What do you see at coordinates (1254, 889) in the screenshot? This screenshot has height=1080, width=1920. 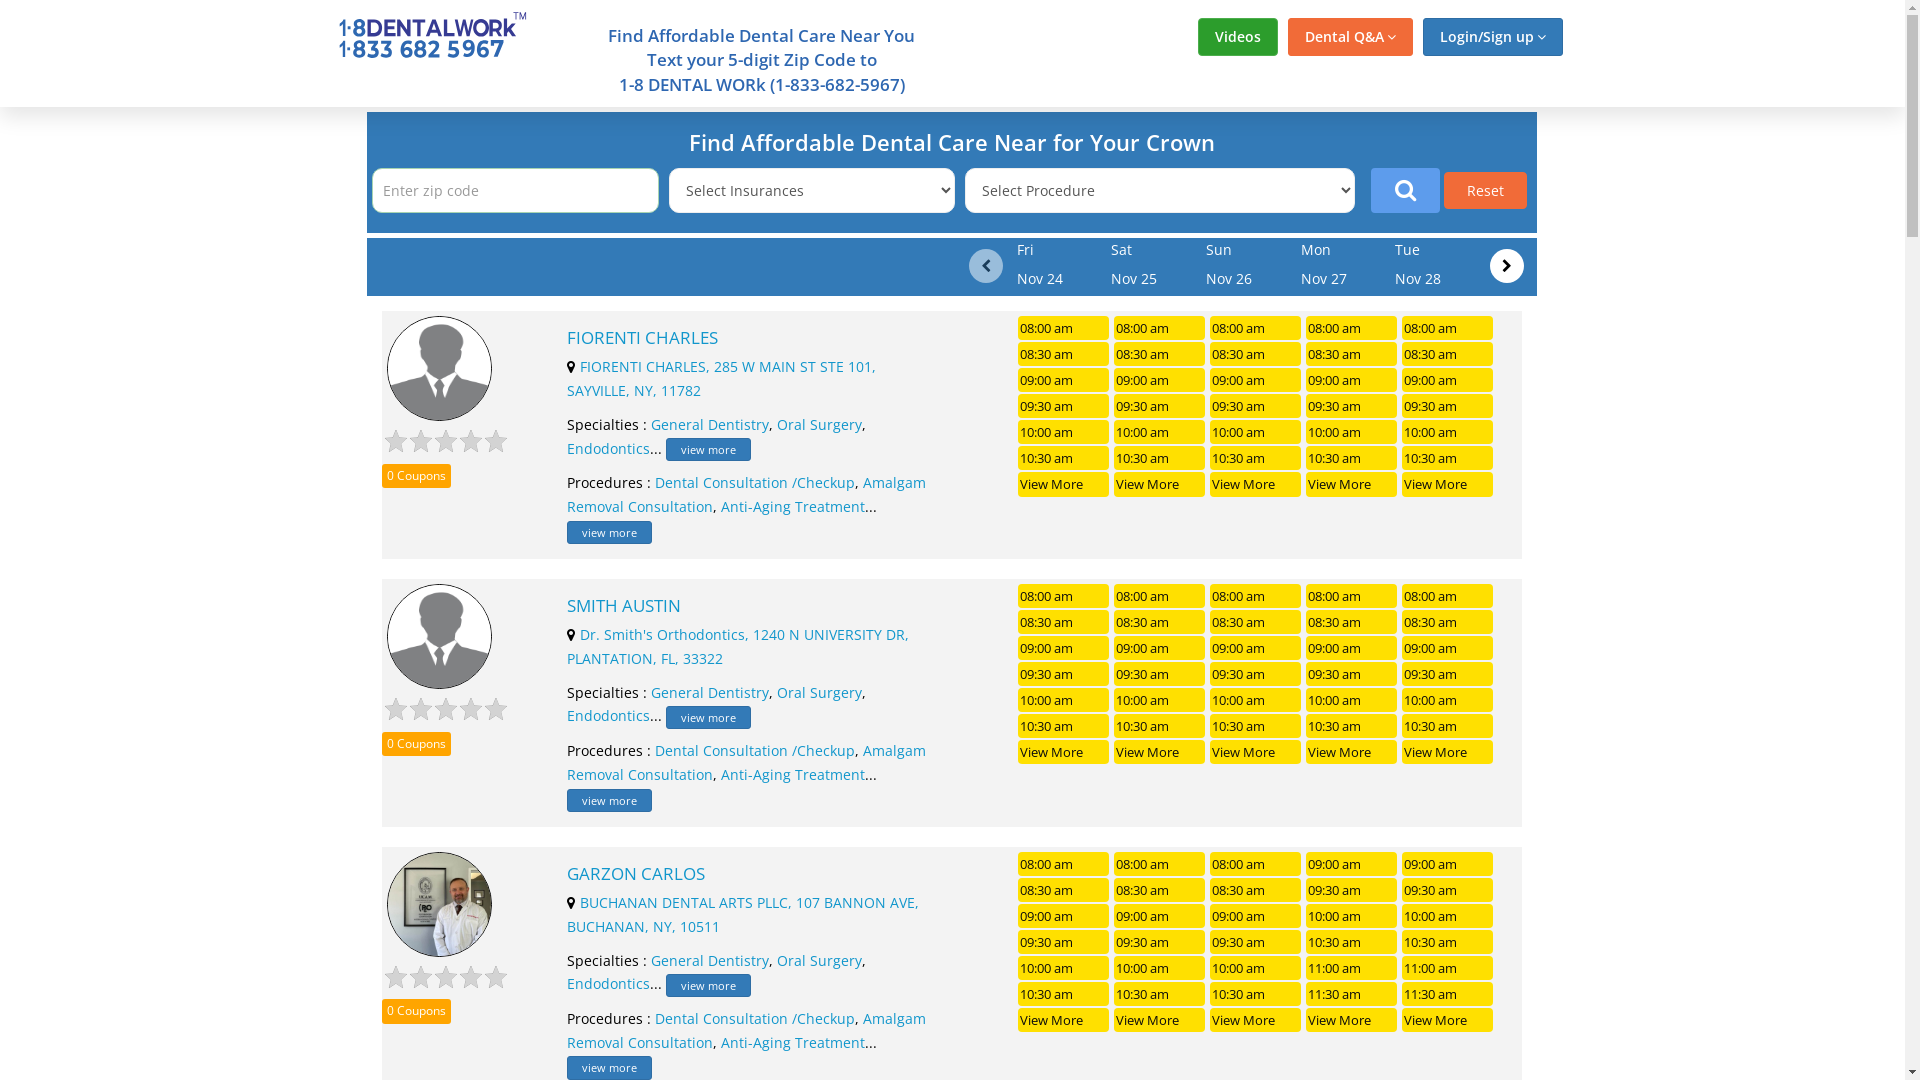 I see `'08:30 am'` at bounding box center [1254, 889].